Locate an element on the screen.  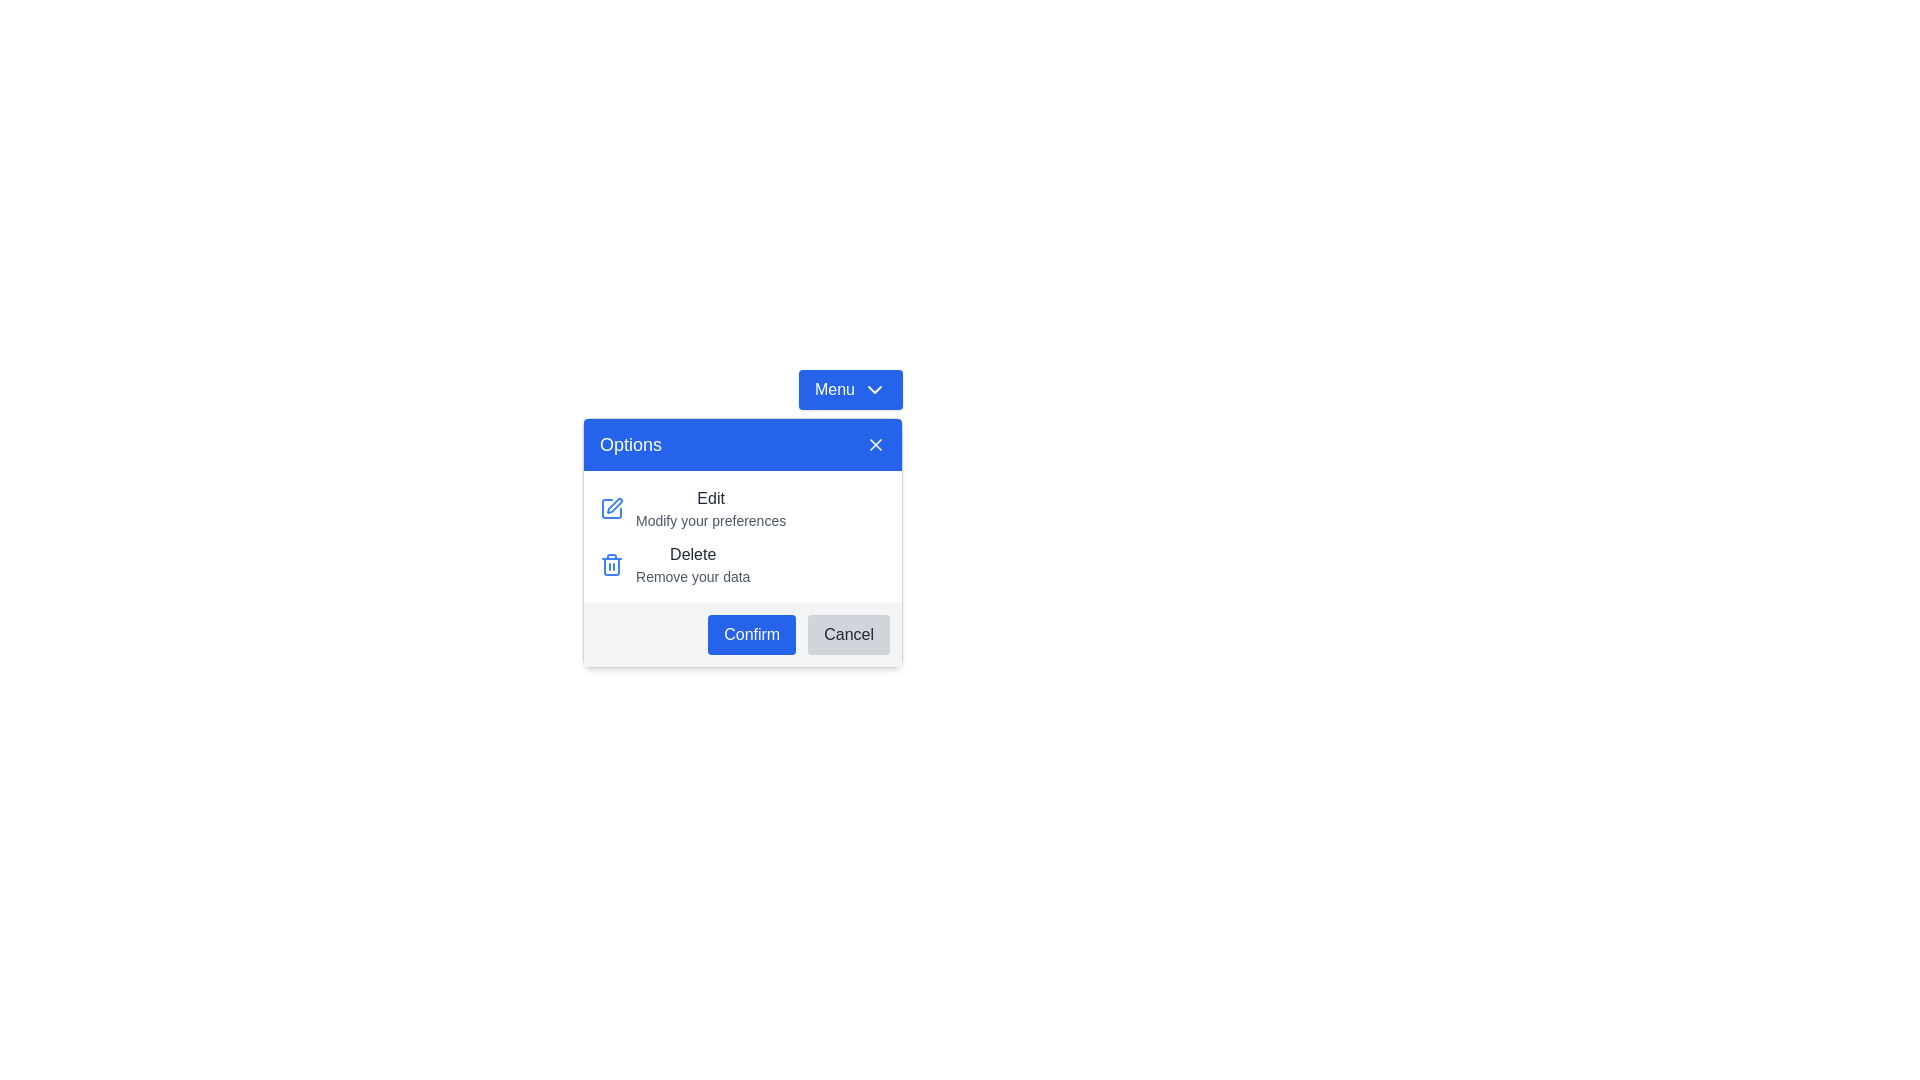
the blue trash can icon, which symbolizes a 'delete' action and is positioned to the left of the 'Delete' label is located at coordinates (611, 564).